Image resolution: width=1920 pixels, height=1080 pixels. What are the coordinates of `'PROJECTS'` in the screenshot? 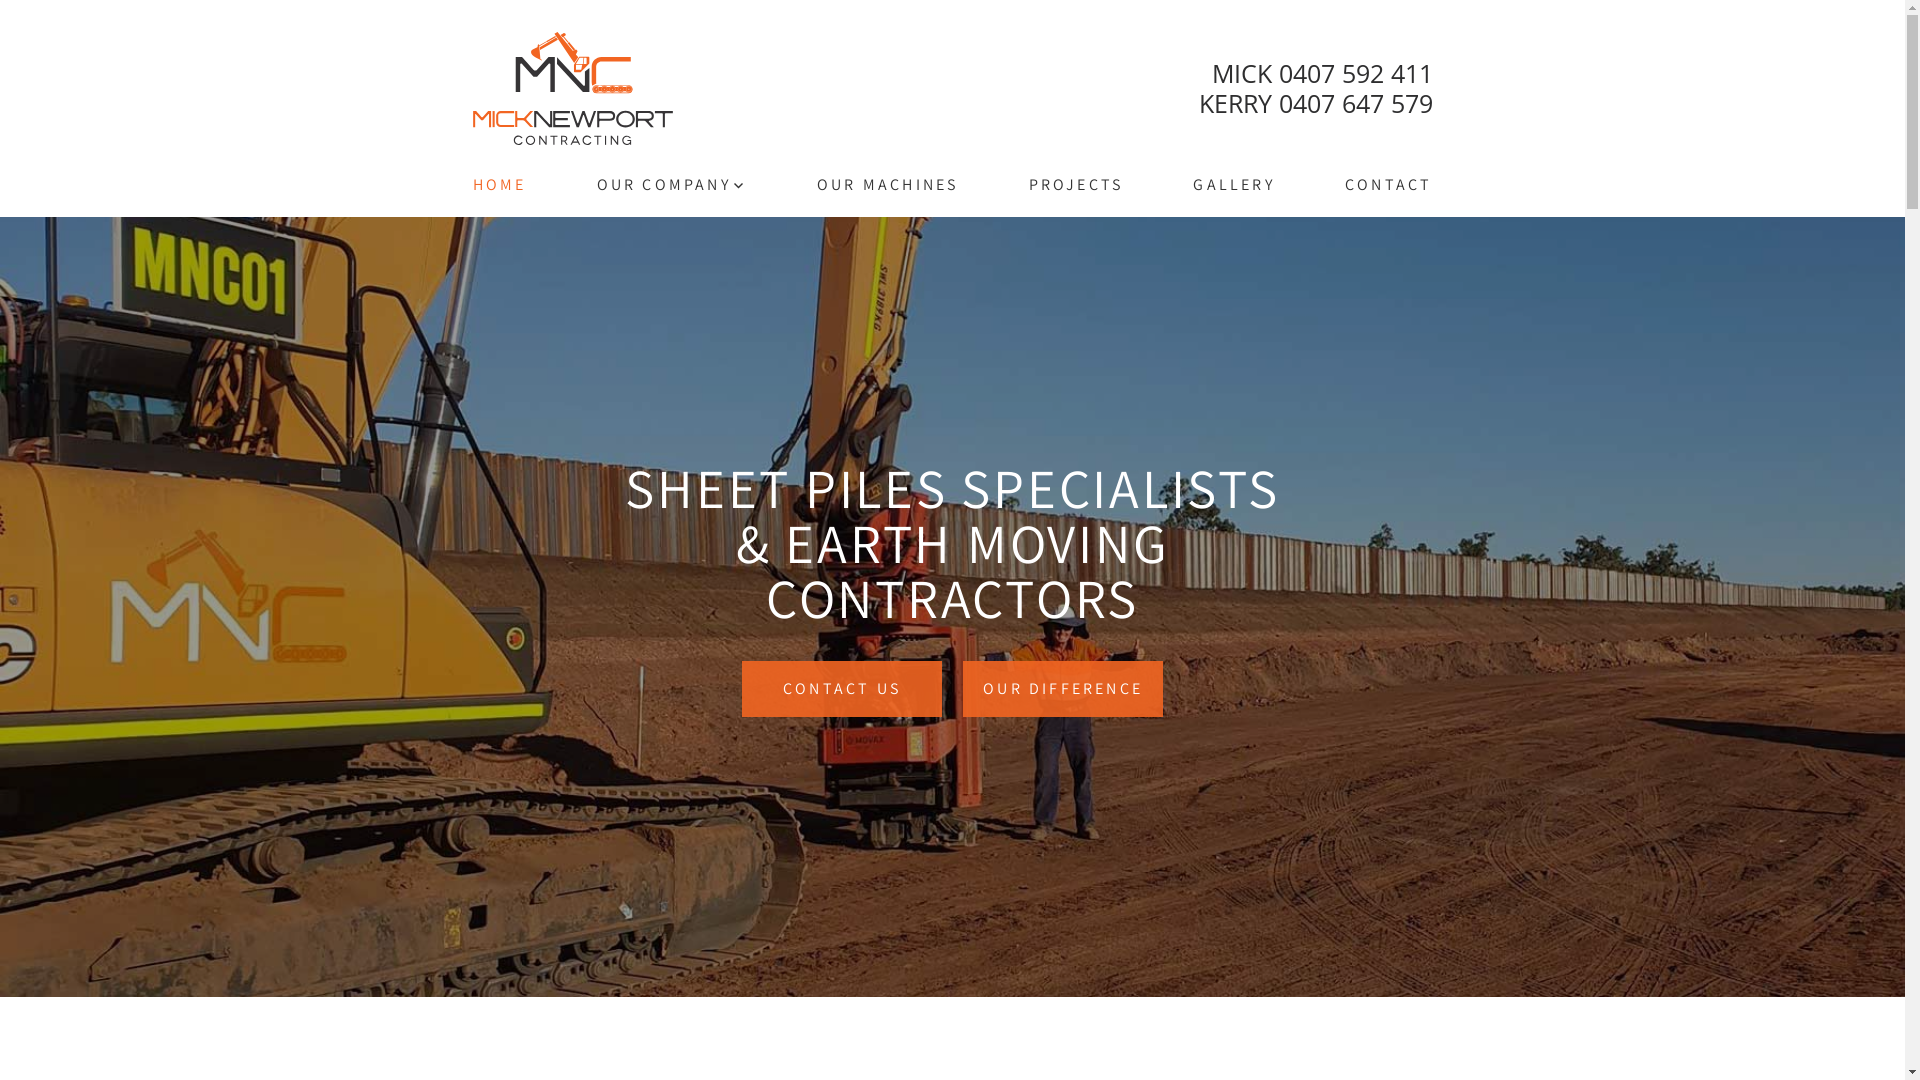 It's located at (1075, 185).